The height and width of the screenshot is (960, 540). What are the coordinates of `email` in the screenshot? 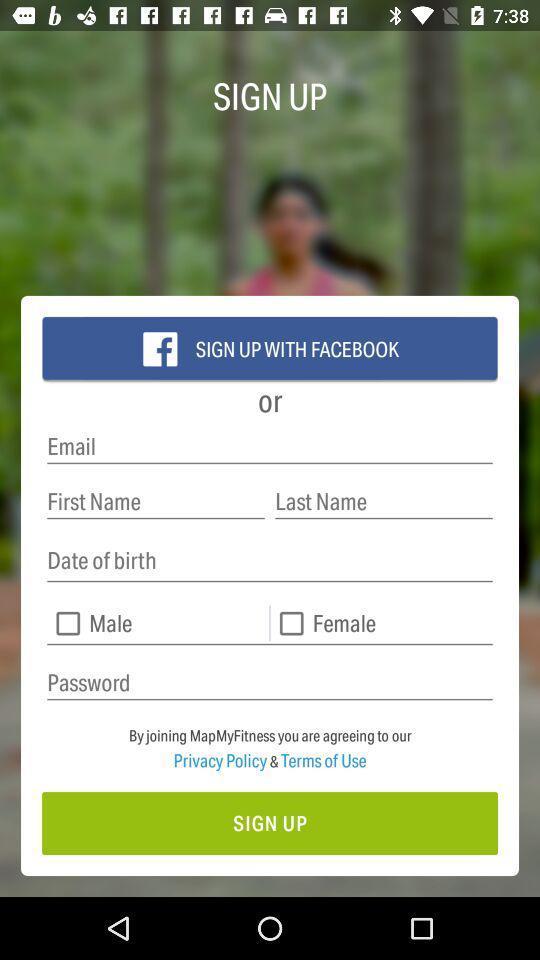 It's located at (270, 446).